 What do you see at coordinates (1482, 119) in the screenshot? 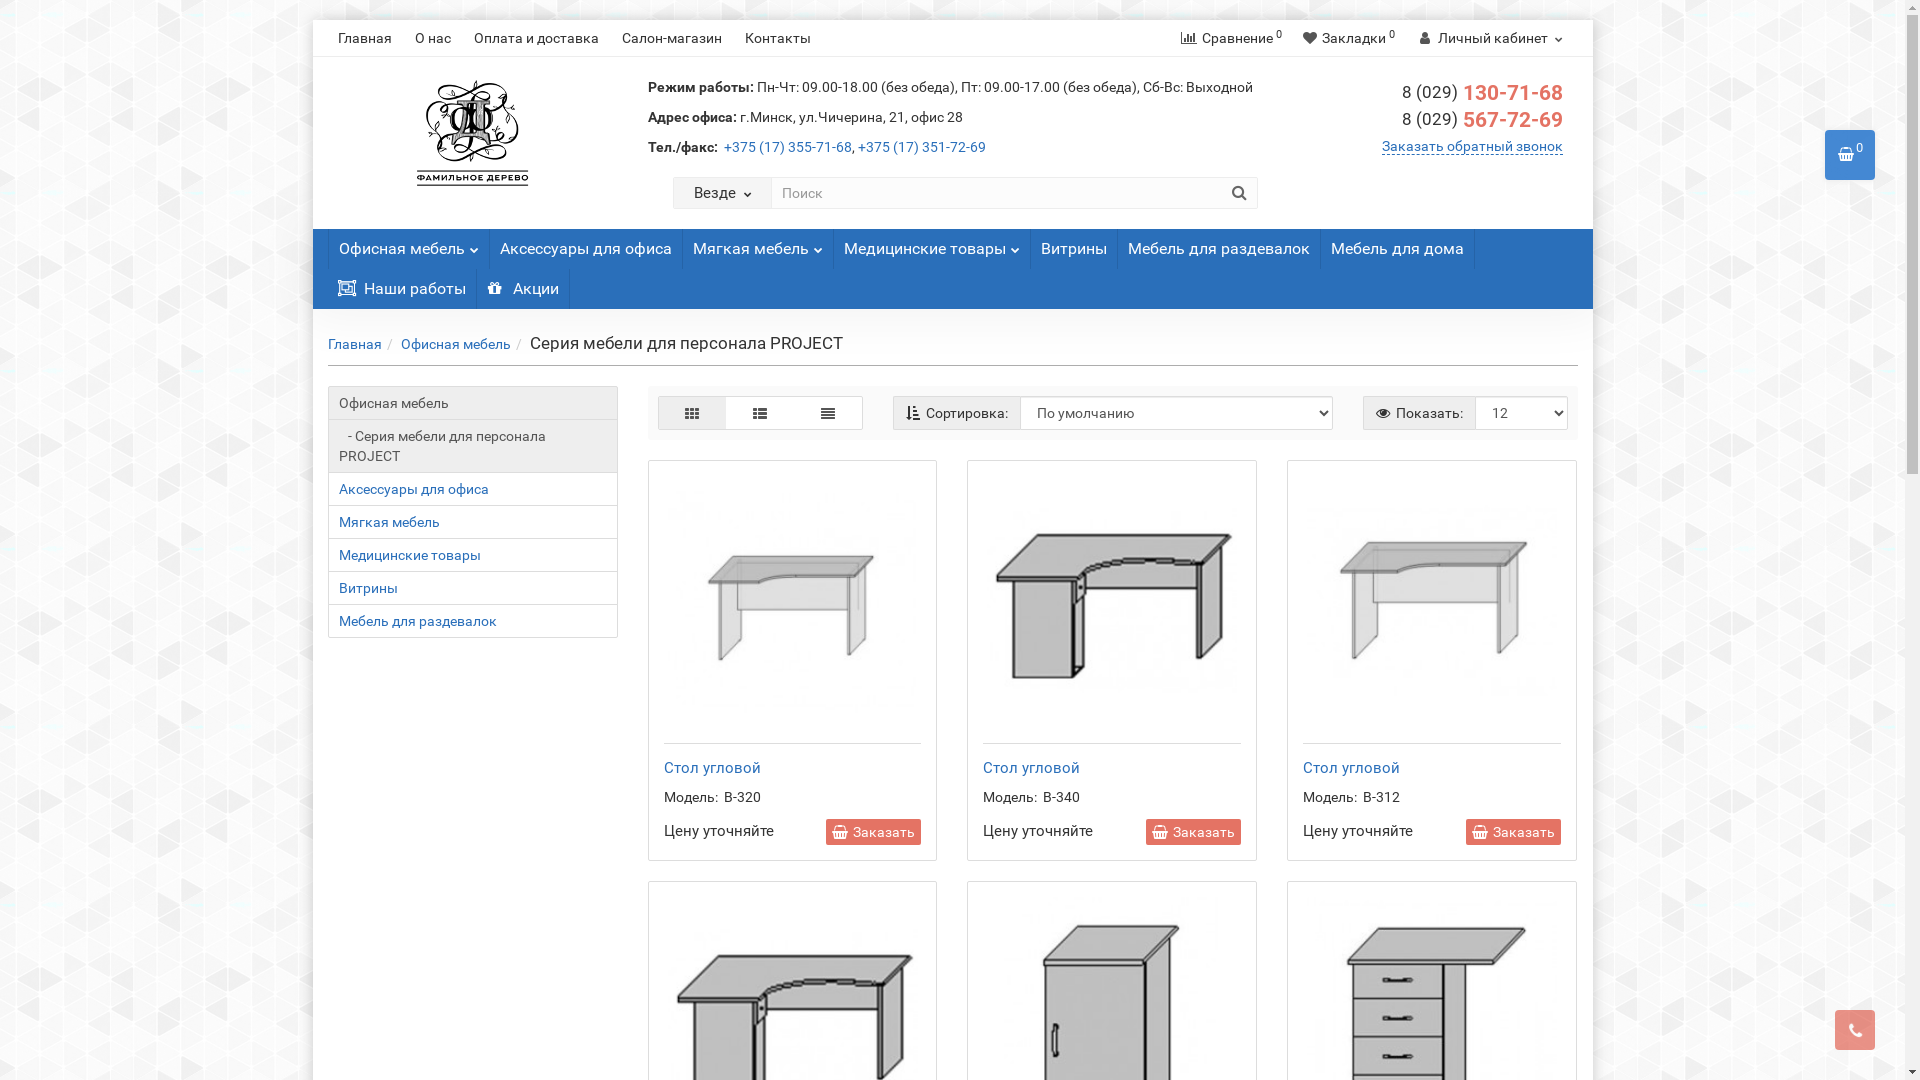
I see `'8 (029) 567-72-69'` at bounding box center [1482, 119].